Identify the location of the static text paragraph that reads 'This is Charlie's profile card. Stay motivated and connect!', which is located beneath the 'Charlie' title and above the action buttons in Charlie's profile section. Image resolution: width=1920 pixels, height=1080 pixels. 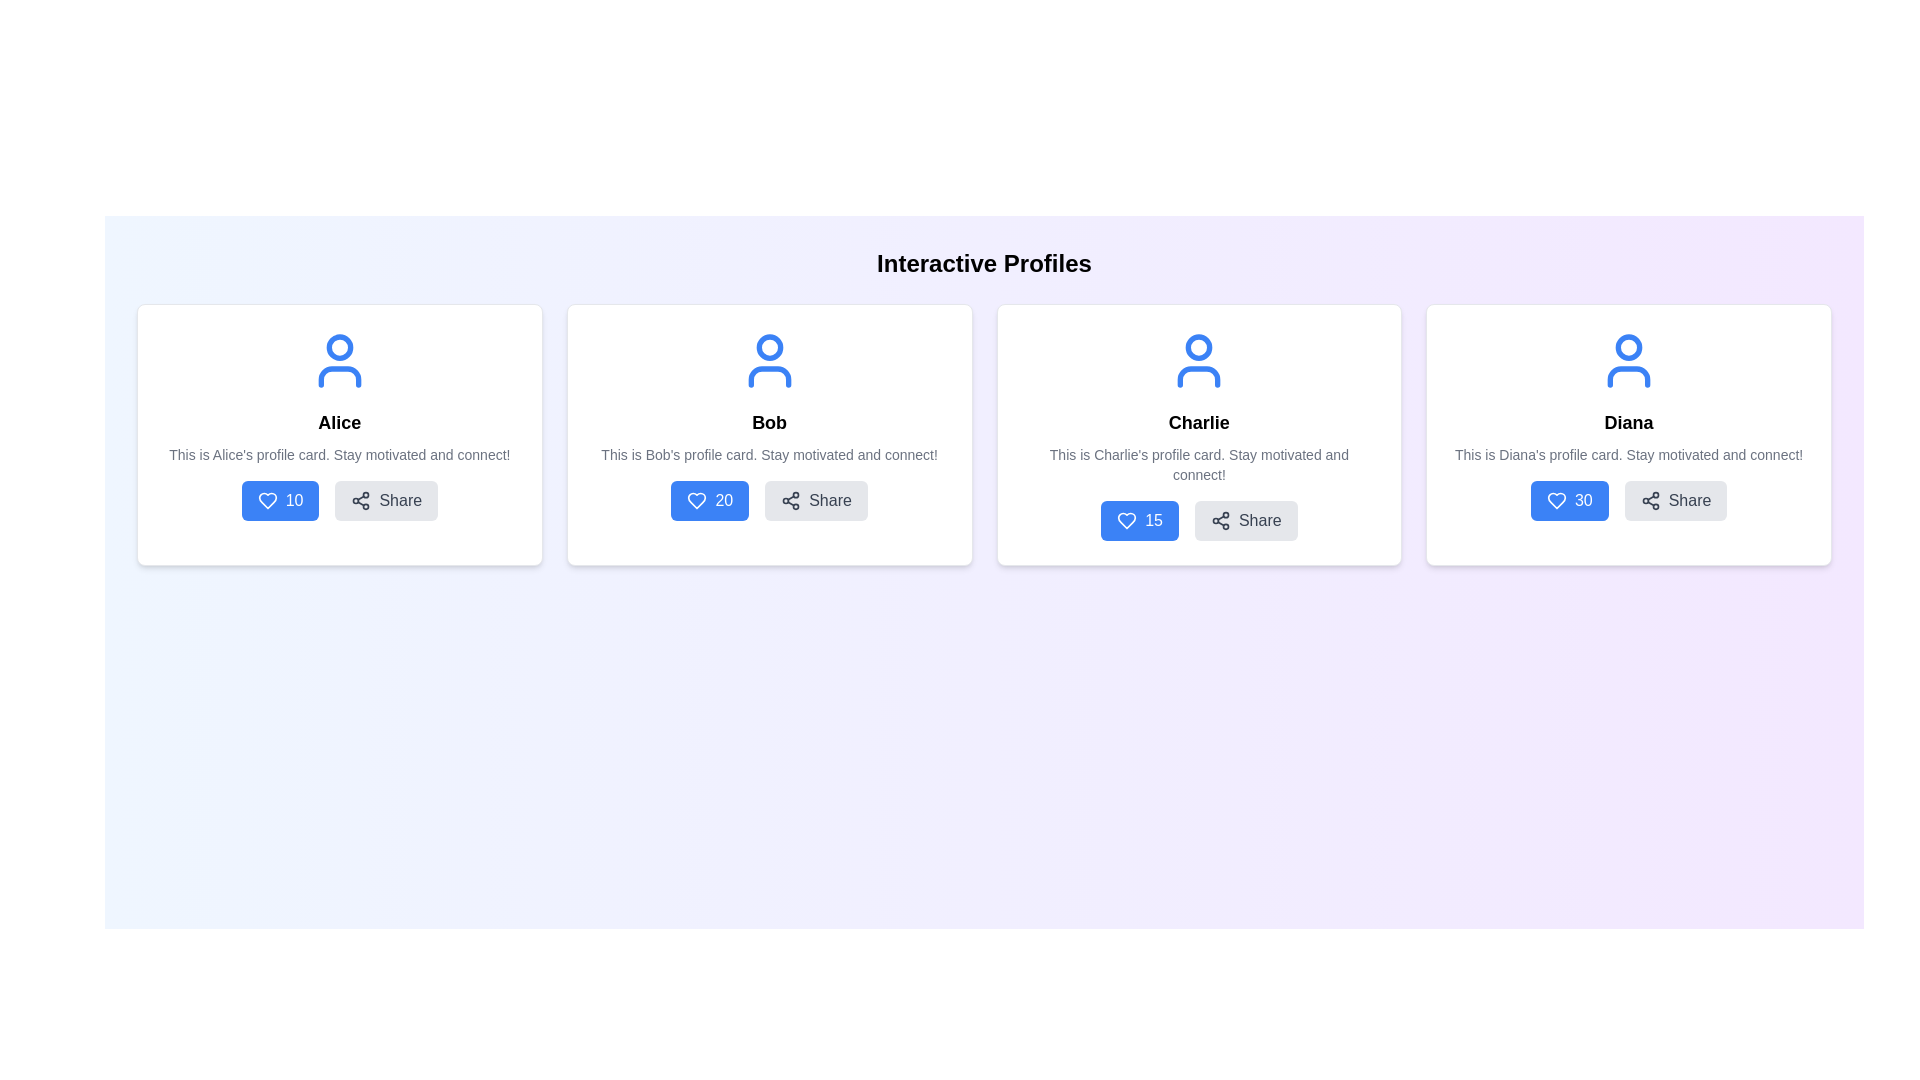
(1199, 465).